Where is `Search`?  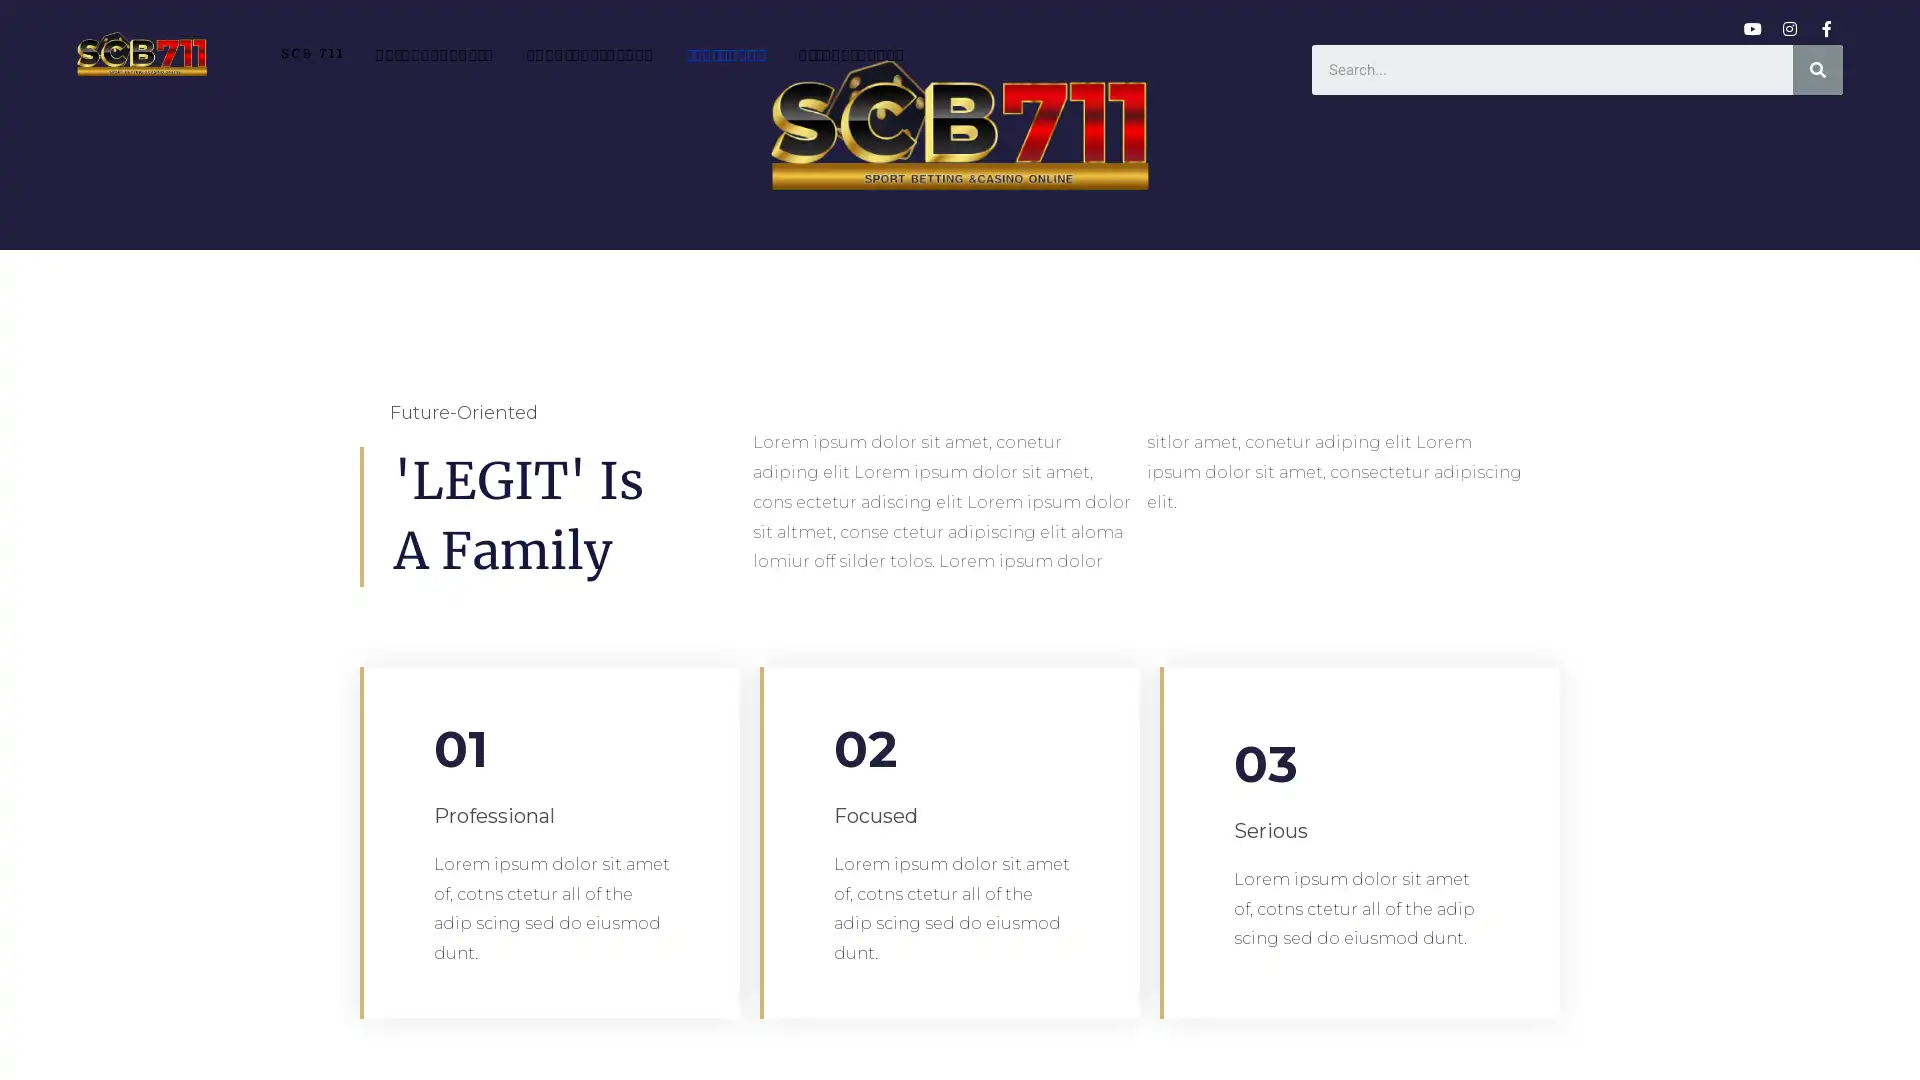 Search is located at coordinates (1818, 68).